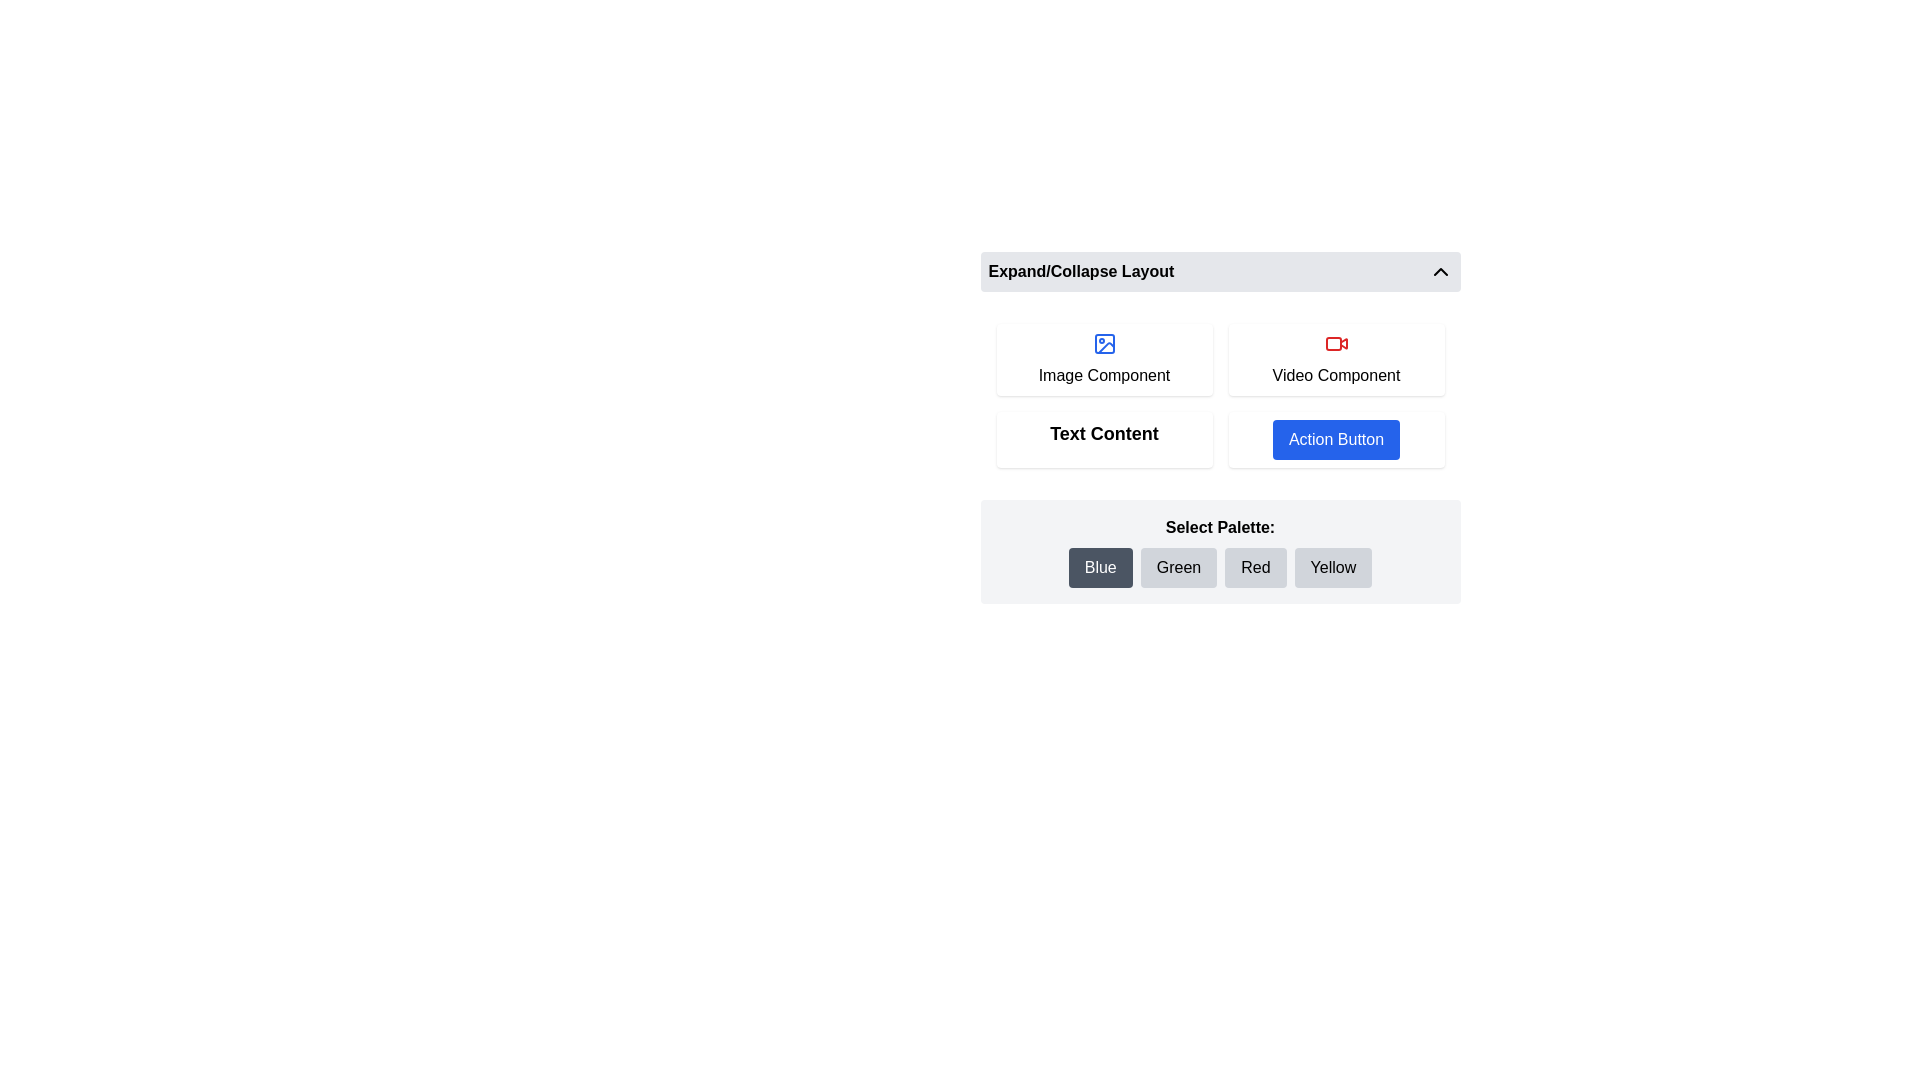 This screenshot has width=1920, height=1080. I want to click on the 'Green' button, which is a rectangular button with rounded corners, grey background, and black text, located under the 'Select Palette' section, so click(1179, 567).